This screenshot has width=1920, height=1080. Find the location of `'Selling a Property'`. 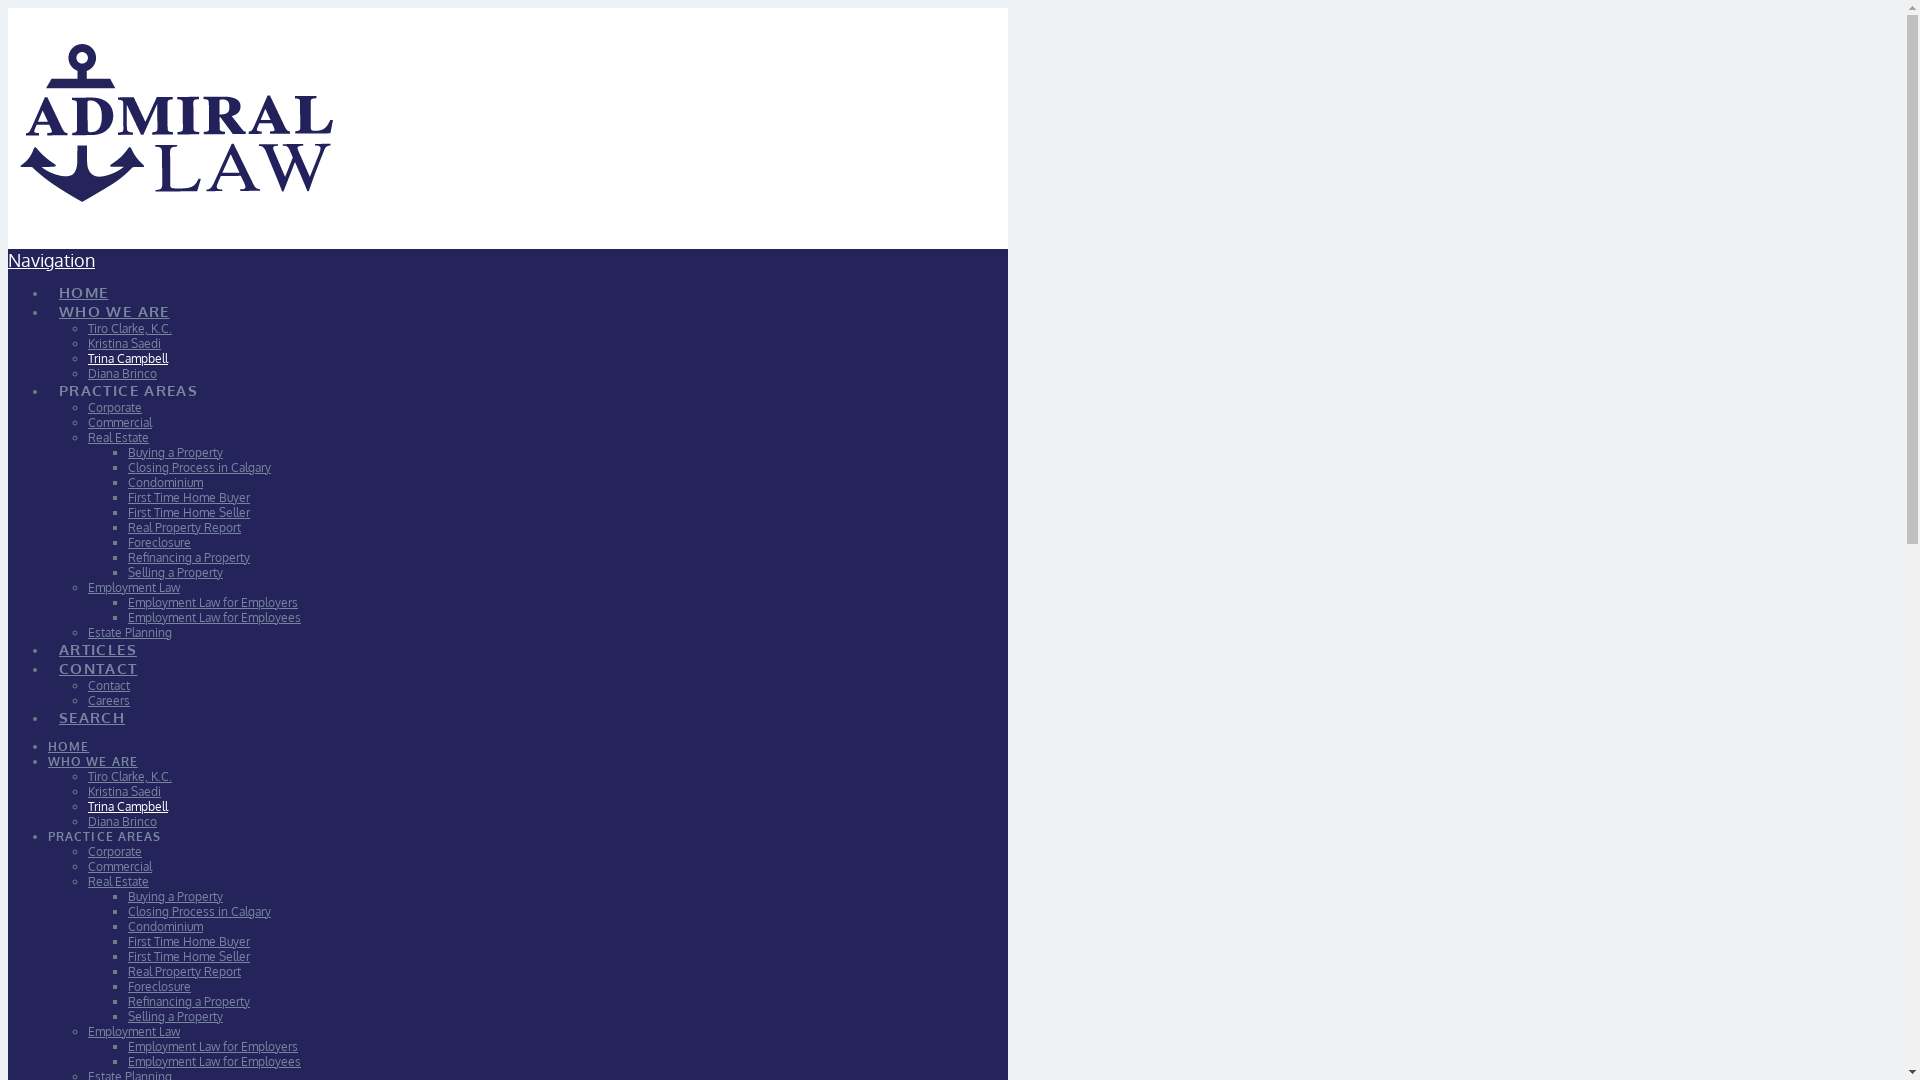

'Selling a Property' is located at coordinates (175, 1016).